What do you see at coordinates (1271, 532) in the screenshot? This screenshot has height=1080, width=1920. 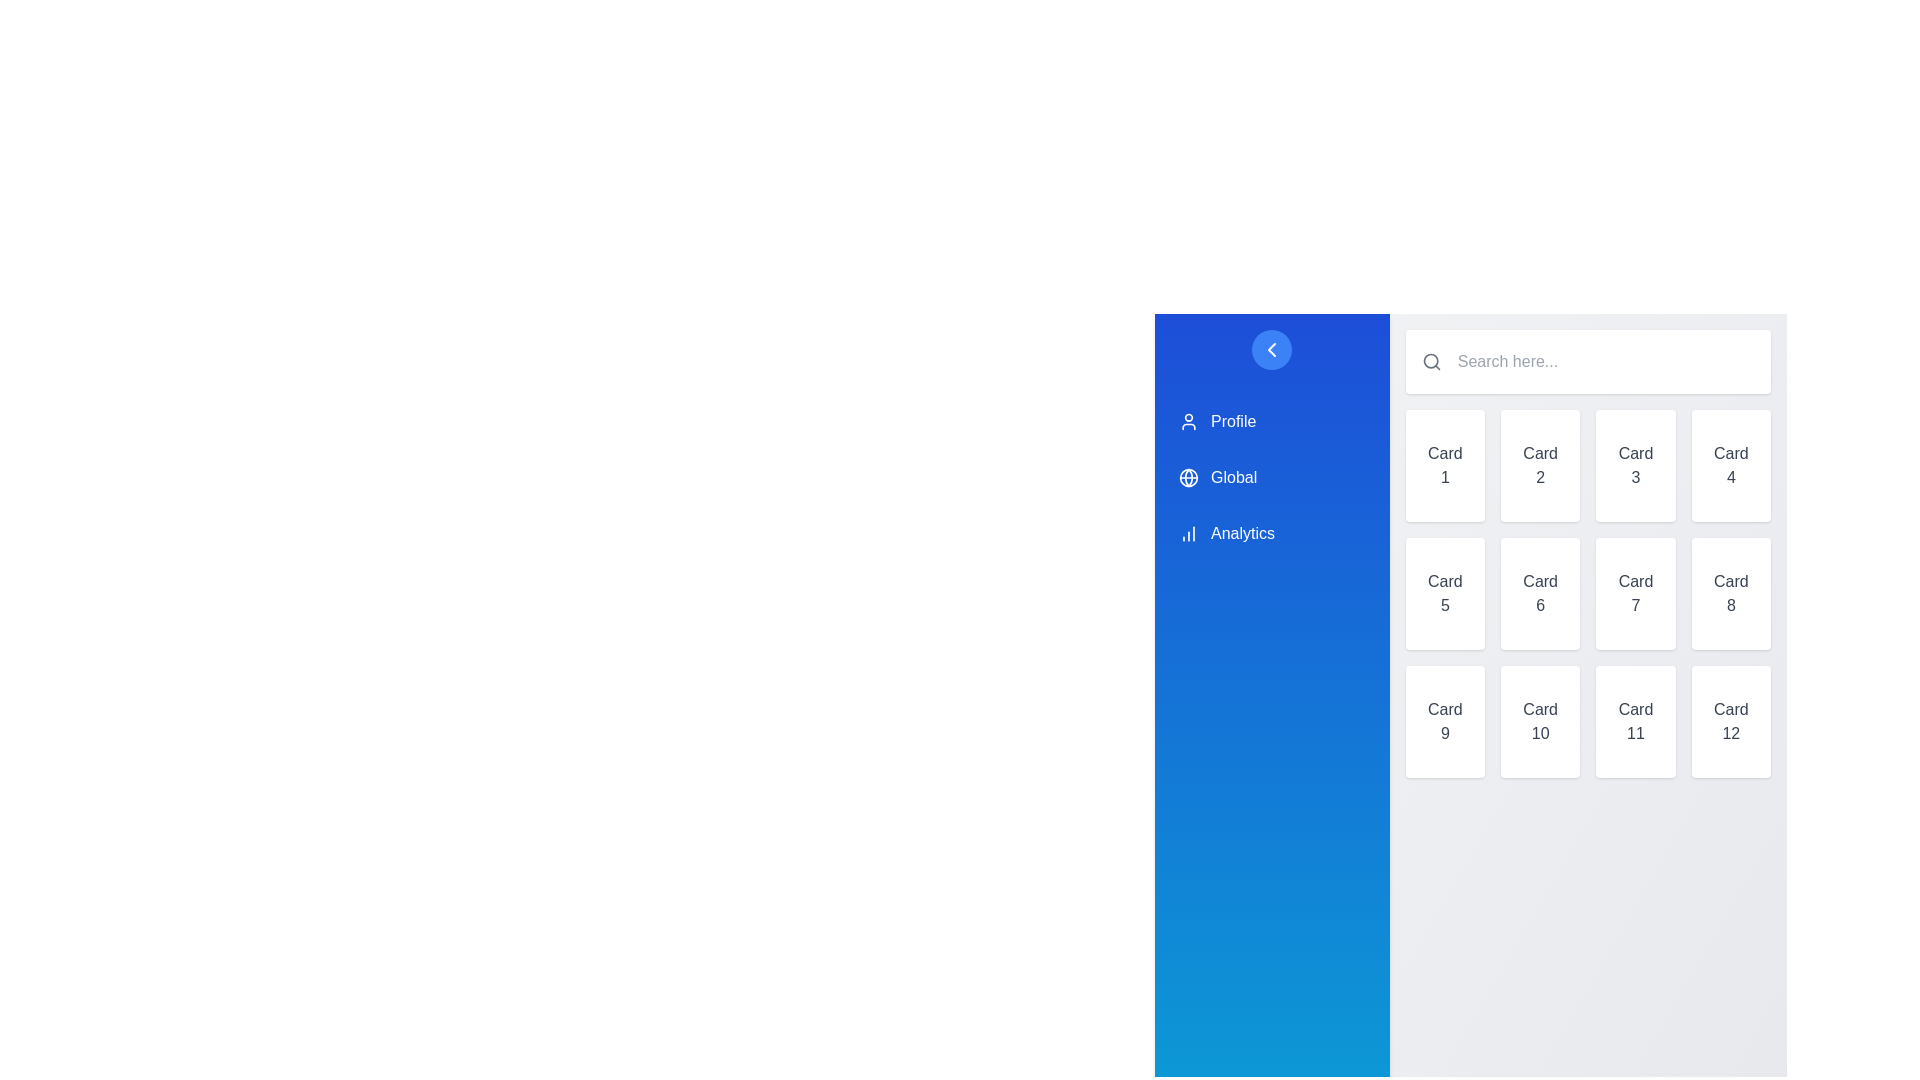 I see `the navigation menu item labeled Analytics` at bounding box center [1271, 532].